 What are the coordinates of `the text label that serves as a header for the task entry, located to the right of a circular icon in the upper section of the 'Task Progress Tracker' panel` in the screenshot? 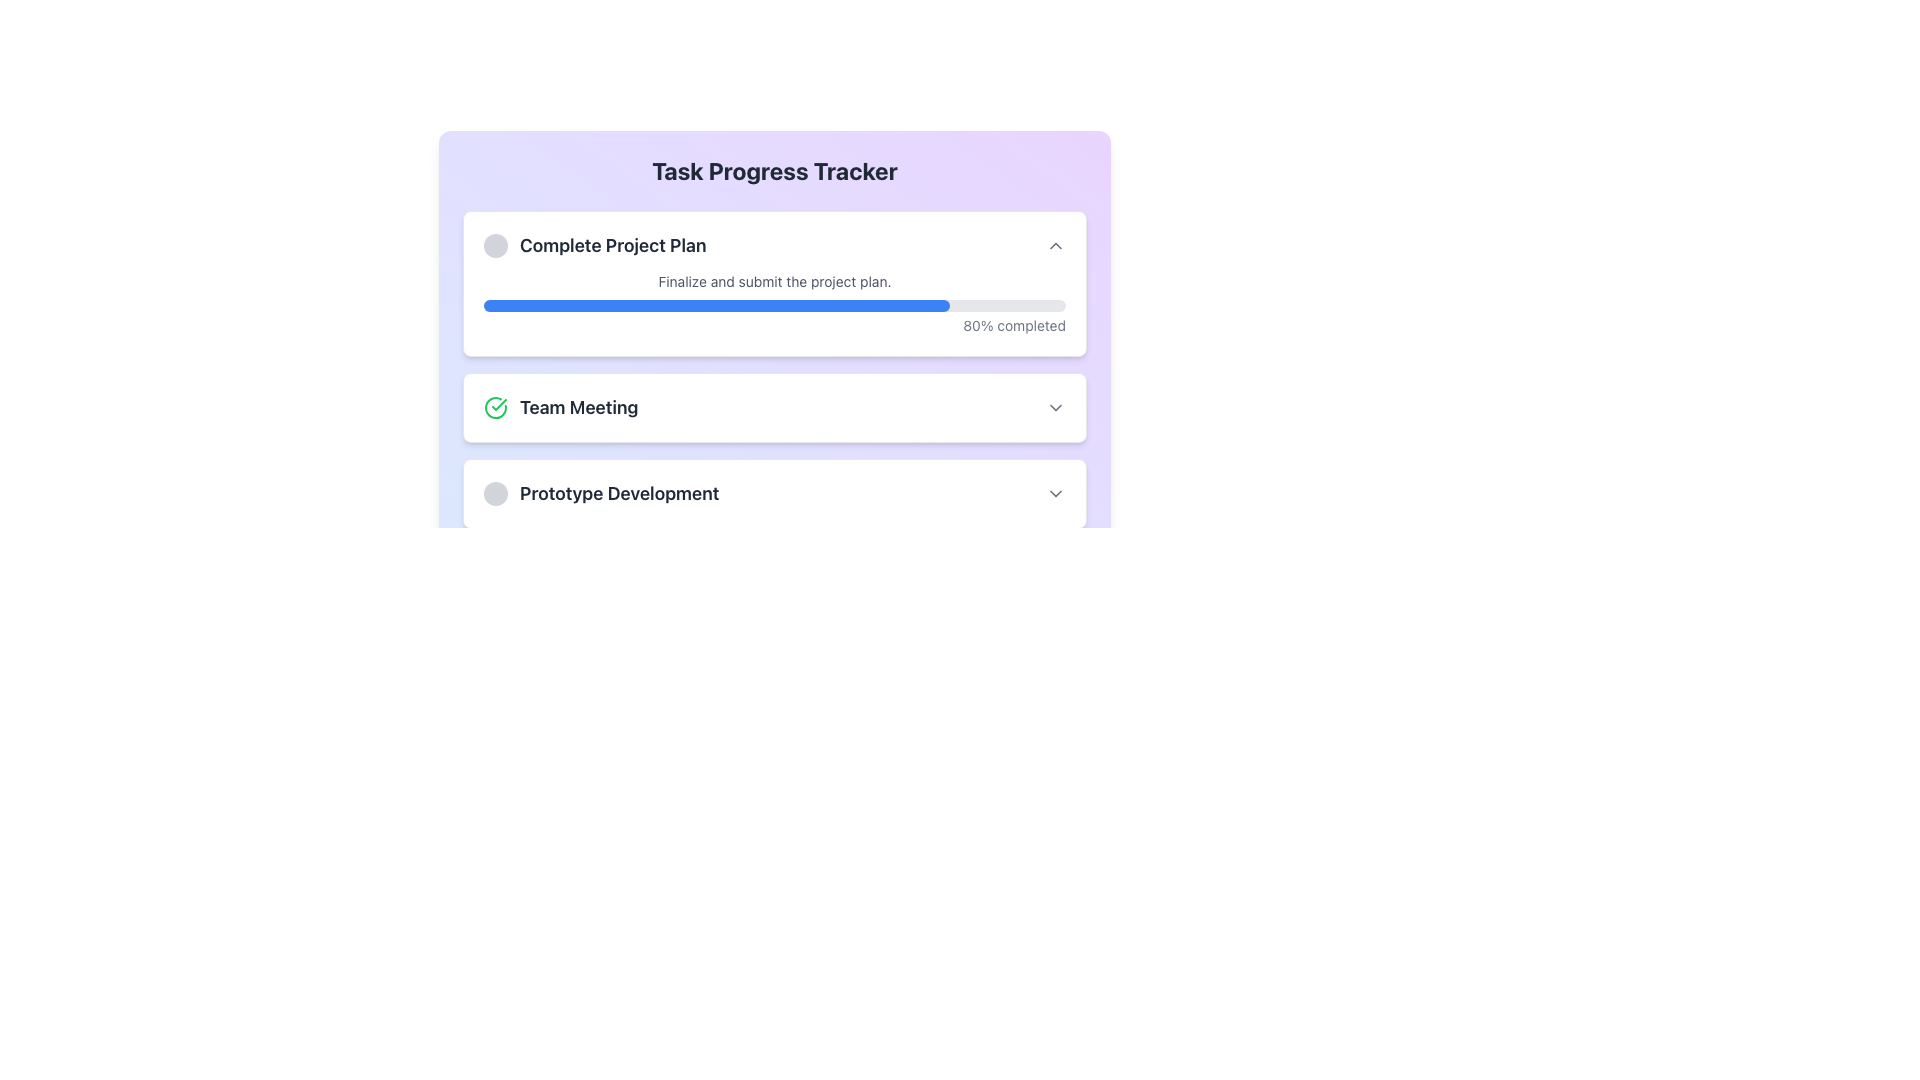 It's located at (612, 245).